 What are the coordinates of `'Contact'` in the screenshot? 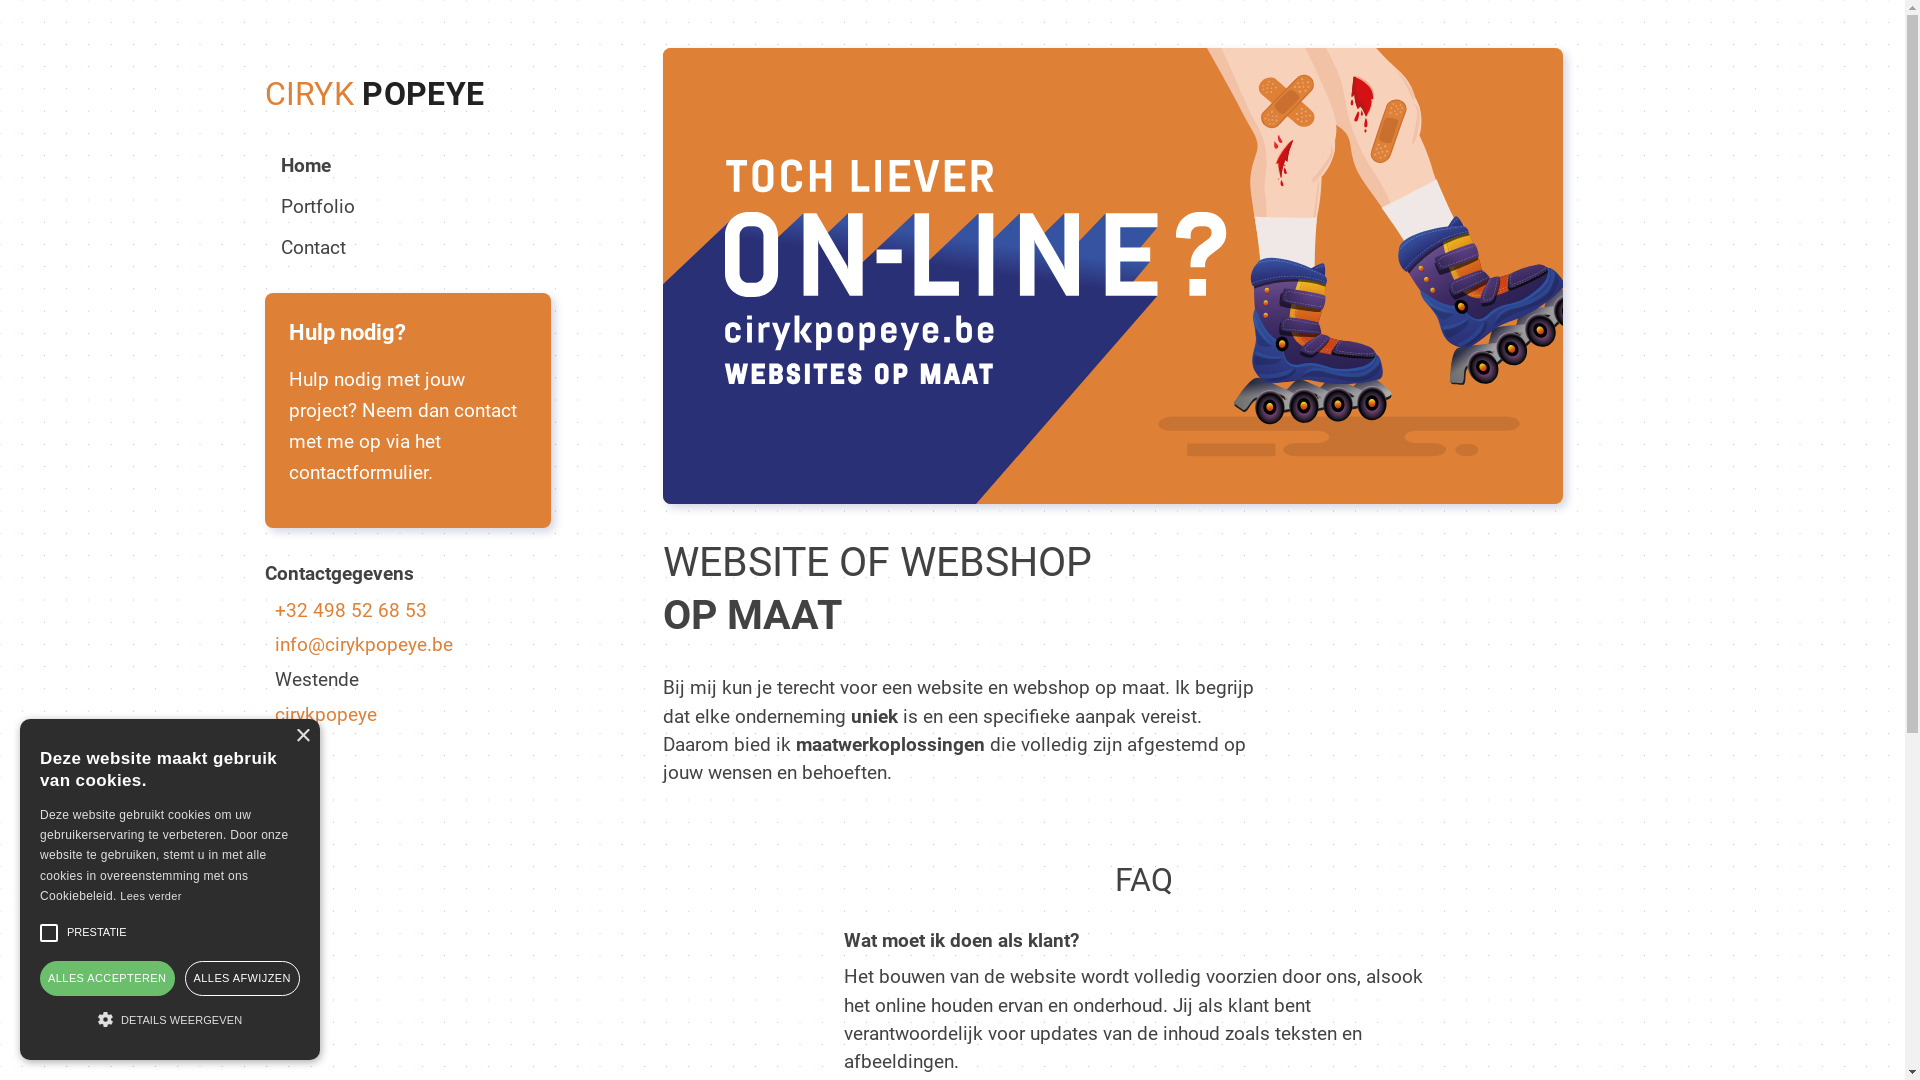 It's located at (311, 246).